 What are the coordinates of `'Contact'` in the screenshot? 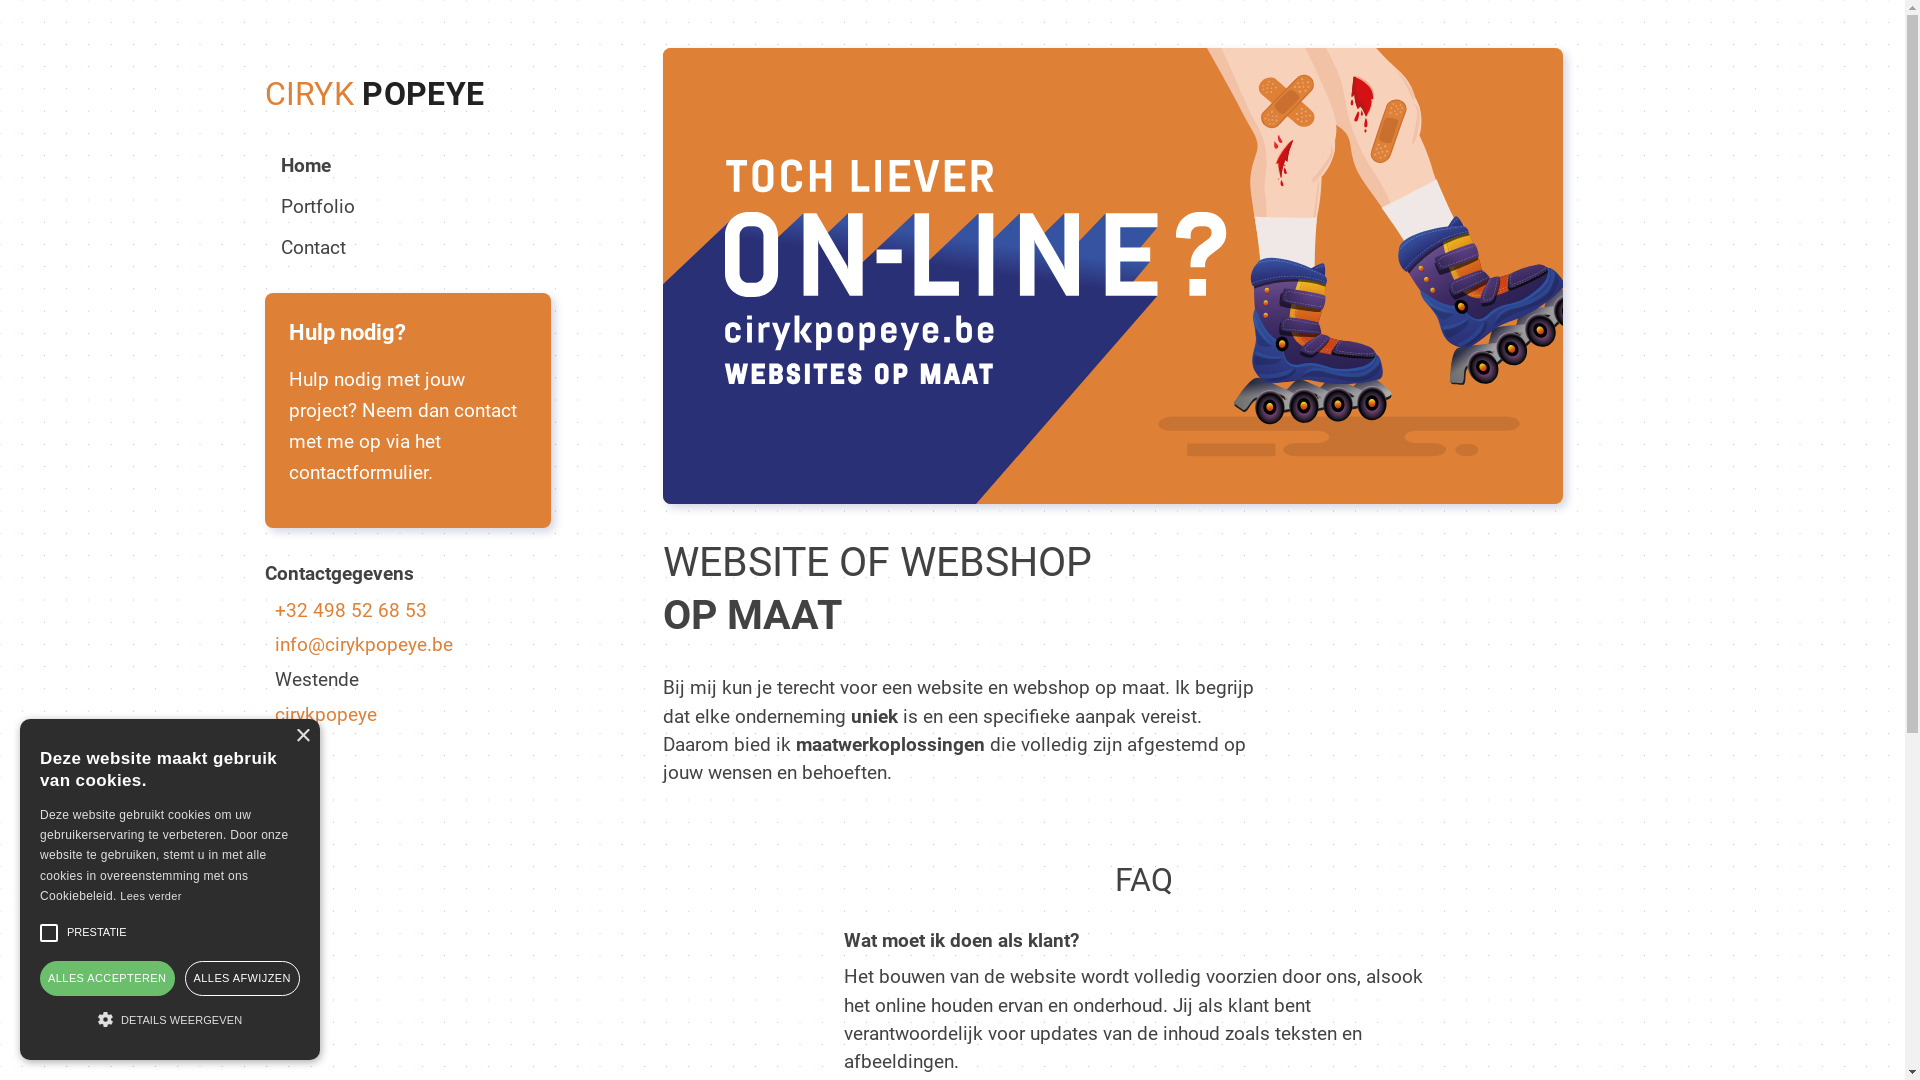 It's located at (311, 246).